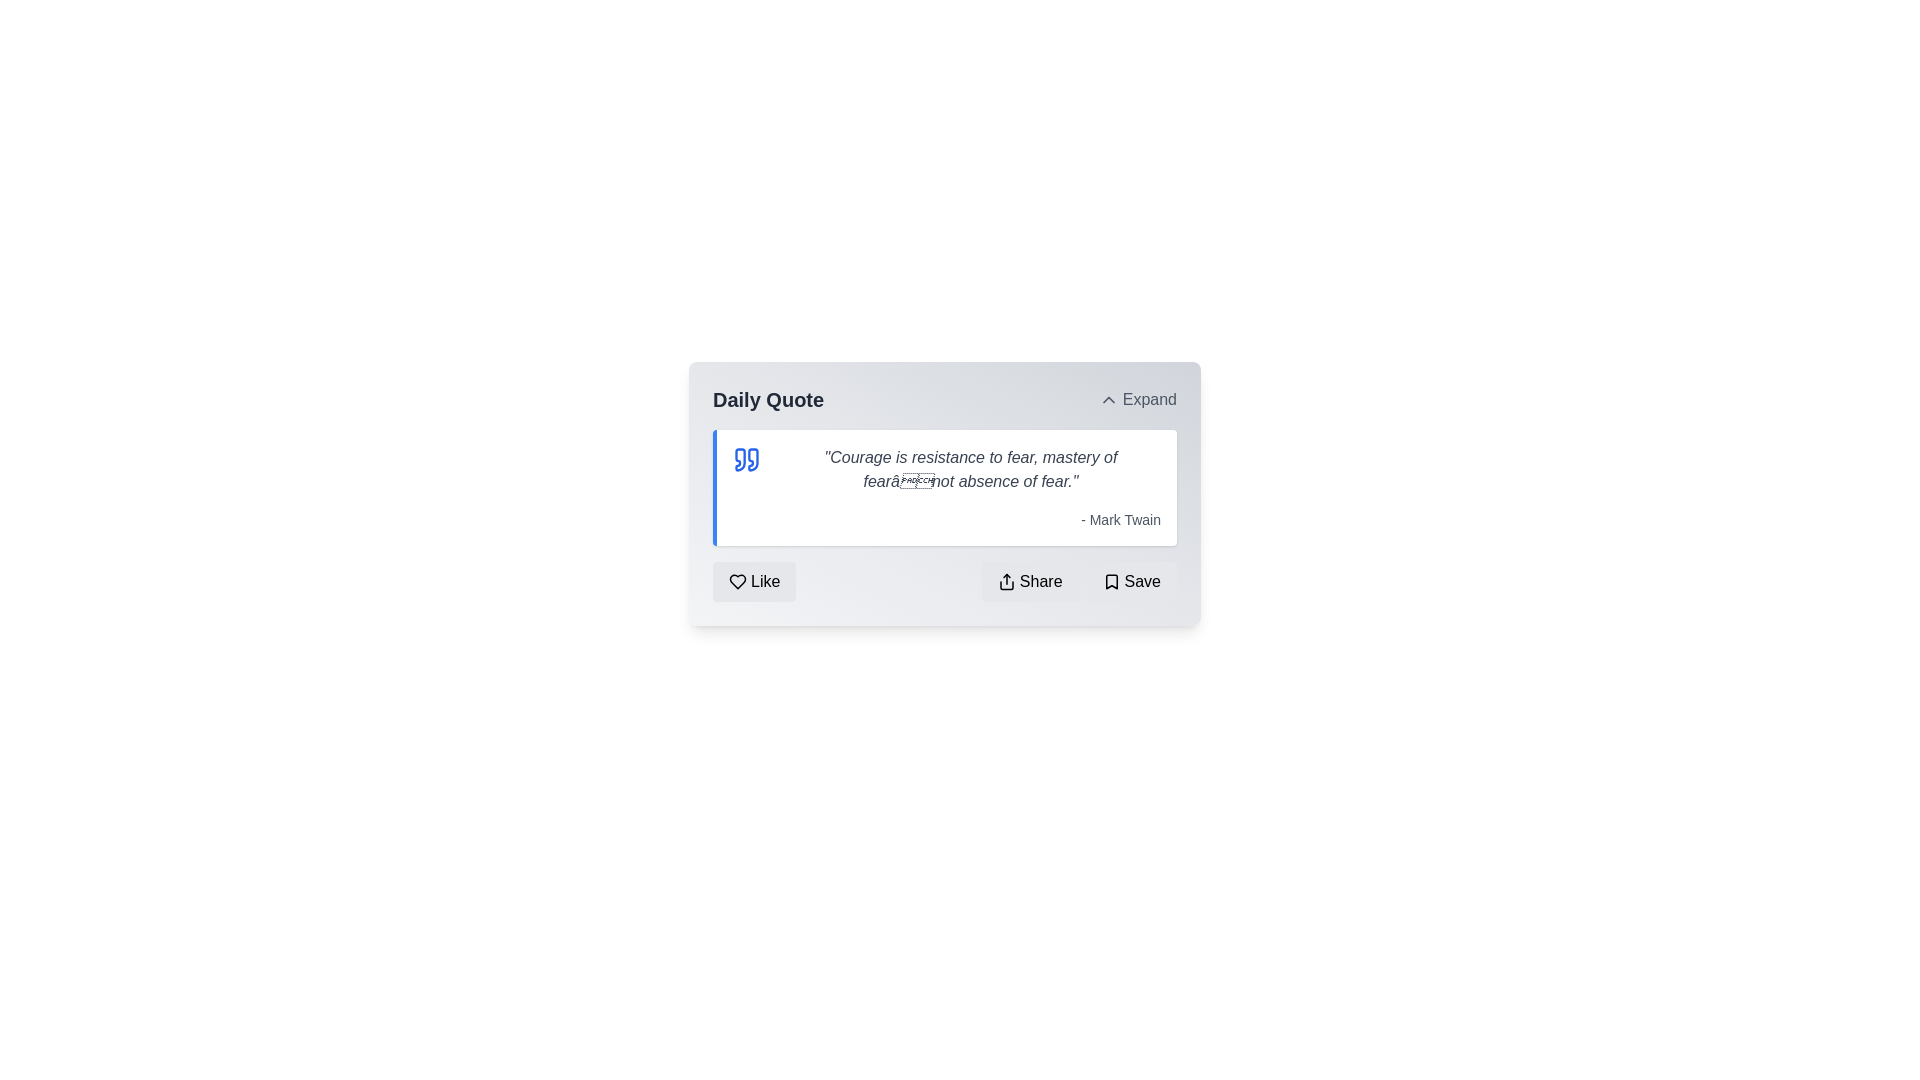  I want to click on the grayish bookmark icon located to the left of the 'Save' text within the rectangular button at the bottom-right corner of the quote card, so click(1110, 582).